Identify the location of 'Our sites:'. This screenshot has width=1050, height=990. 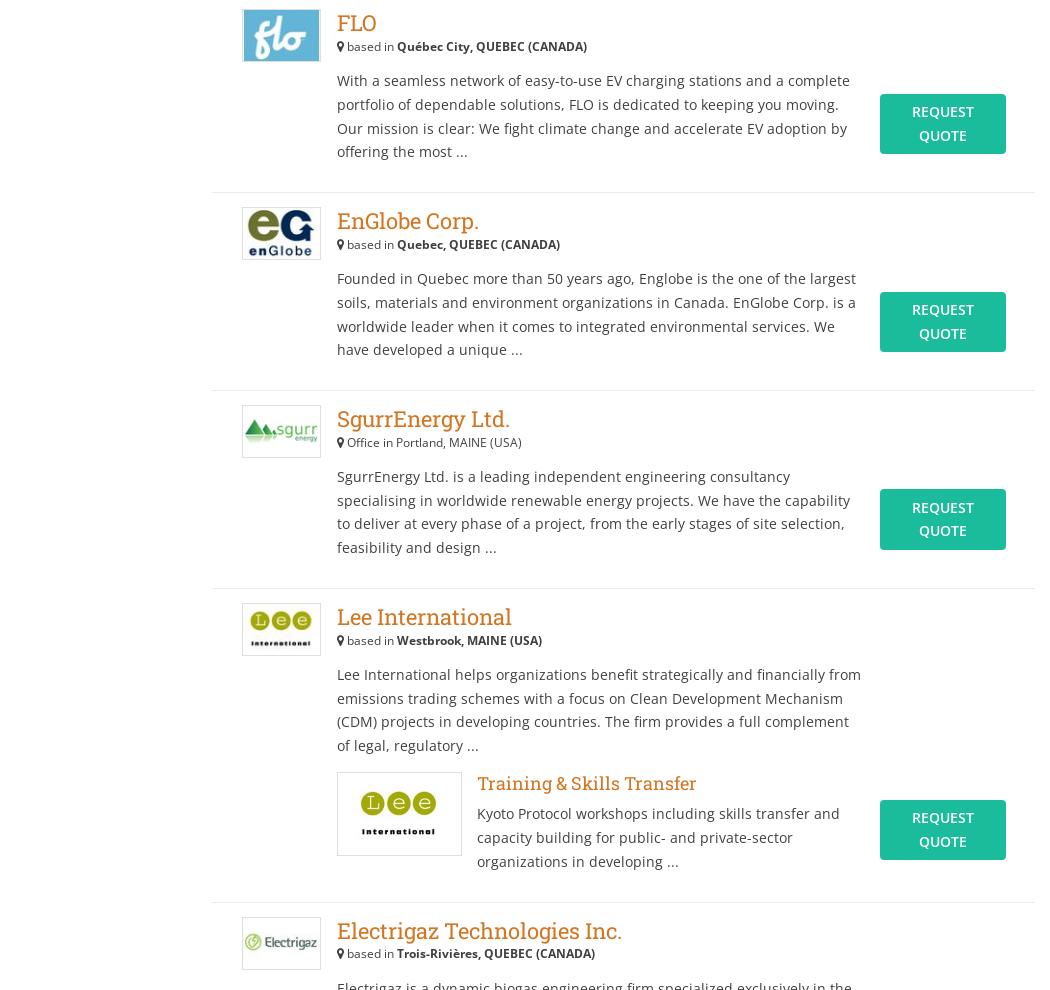
(600, 98).